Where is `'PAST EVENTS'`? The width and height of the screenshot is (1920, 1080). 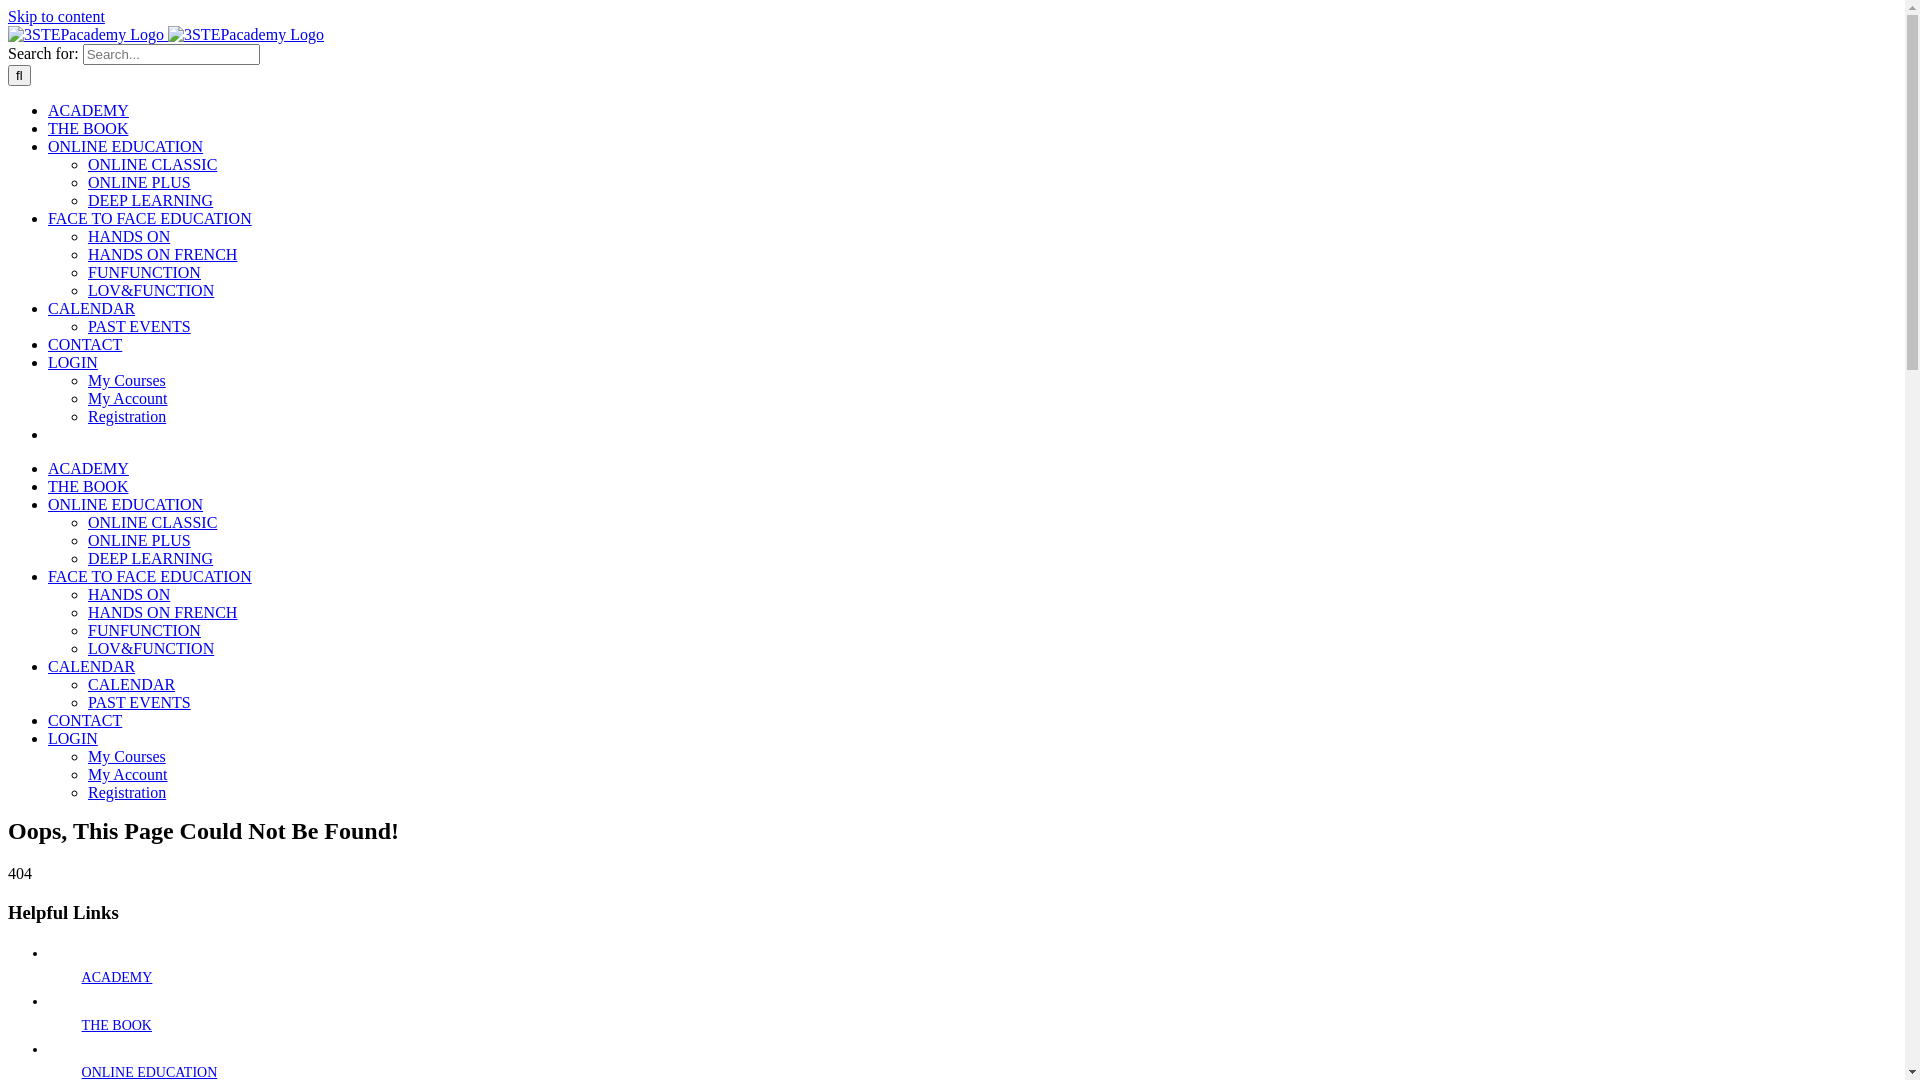 'PAST EVENTS' is located at coordinates (138, 701).